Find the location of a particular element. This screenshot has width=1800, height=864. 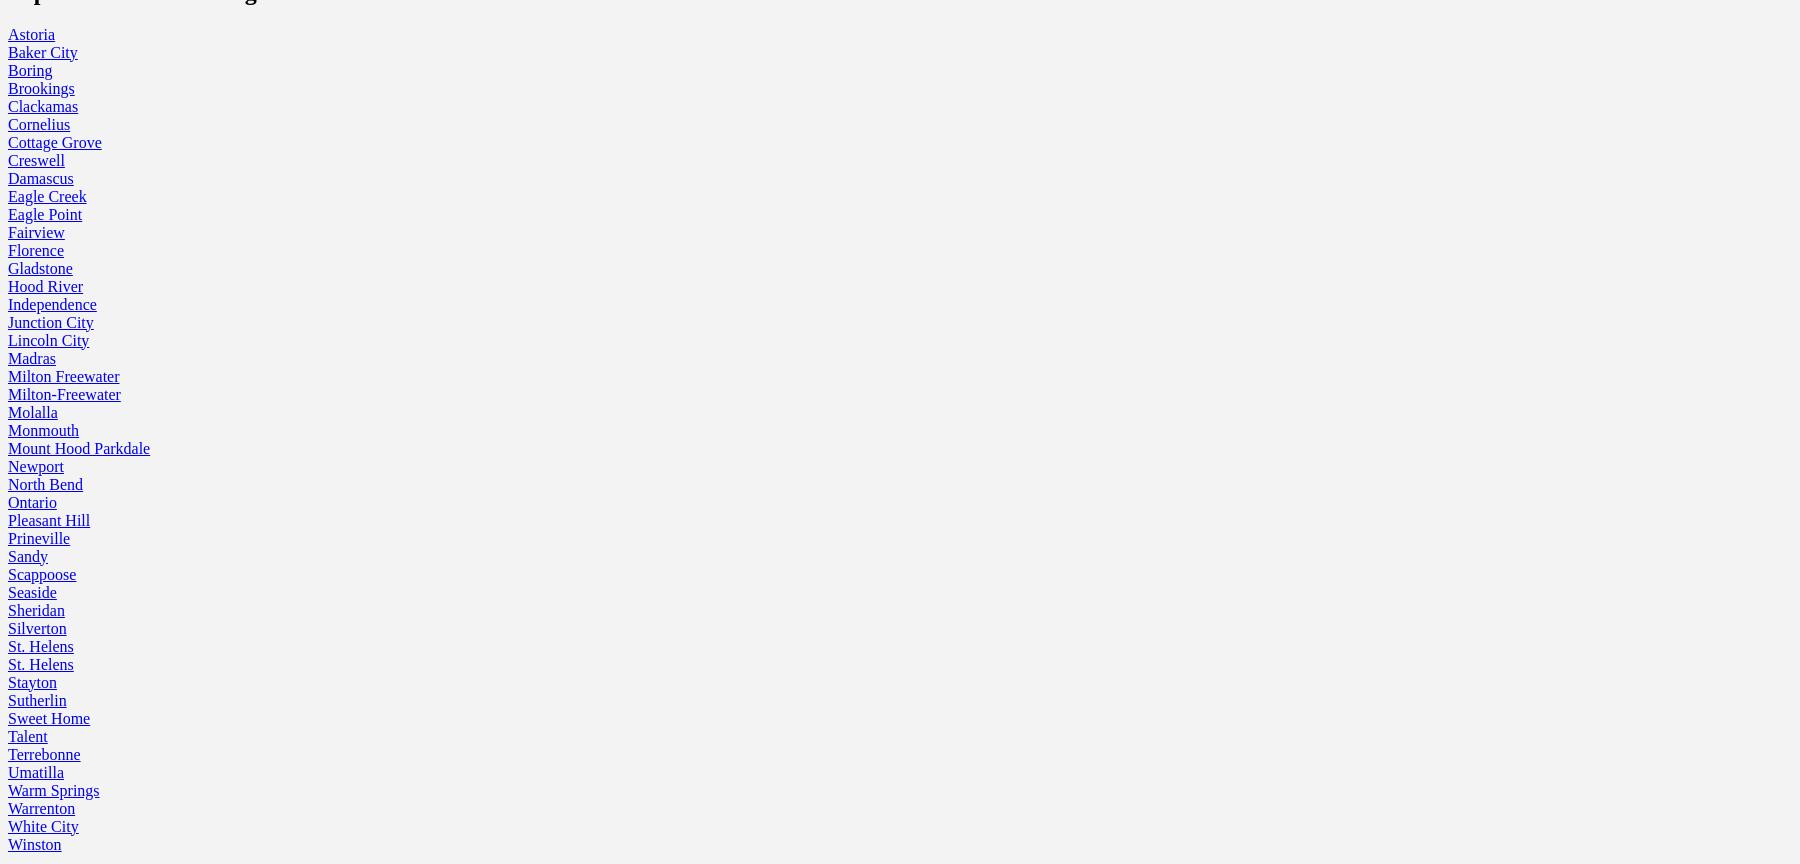

'Mount Hood Parkdale' is located at coordinates (78, 447).